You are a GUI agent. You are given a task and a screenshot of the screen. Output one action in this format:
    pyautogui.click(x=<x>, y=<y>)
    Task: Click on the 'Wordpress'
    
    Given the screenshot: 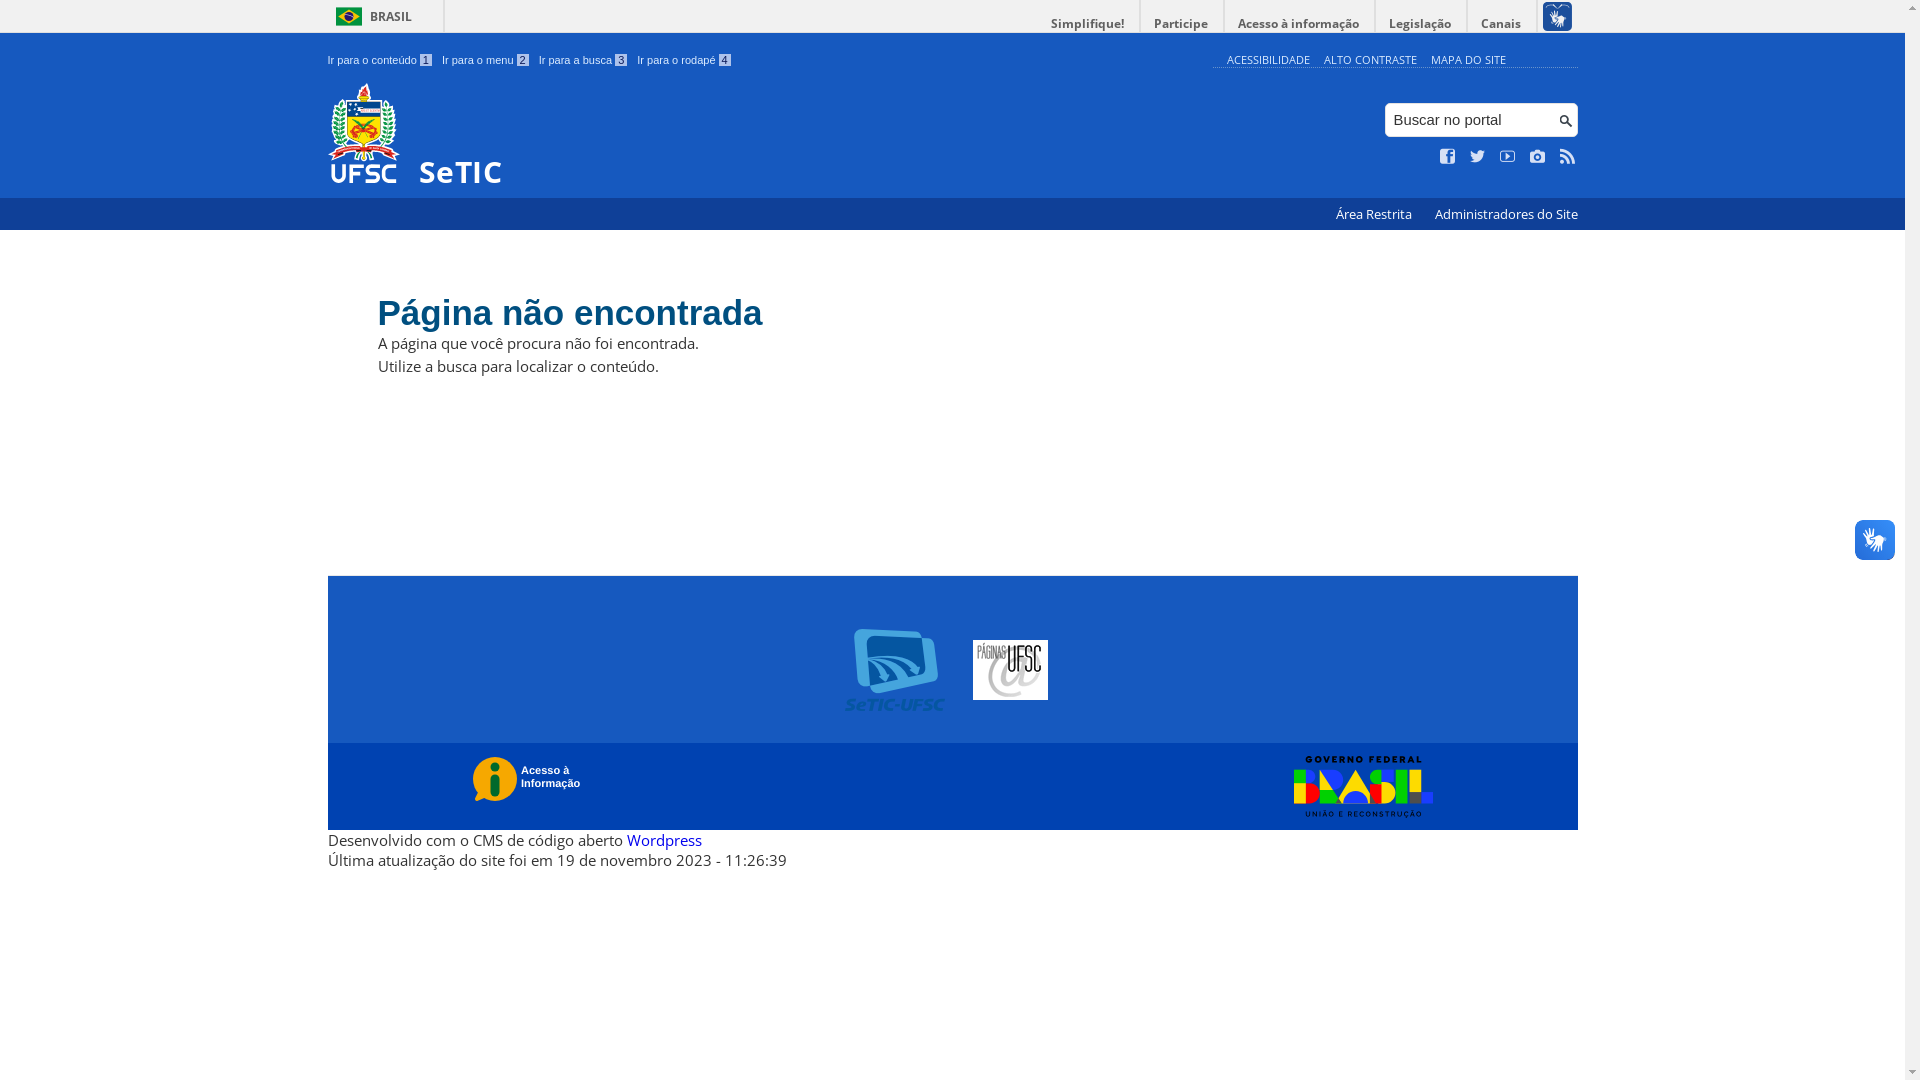 What is the action you would take?
    pyautogui.click(x=663, y=840)
    